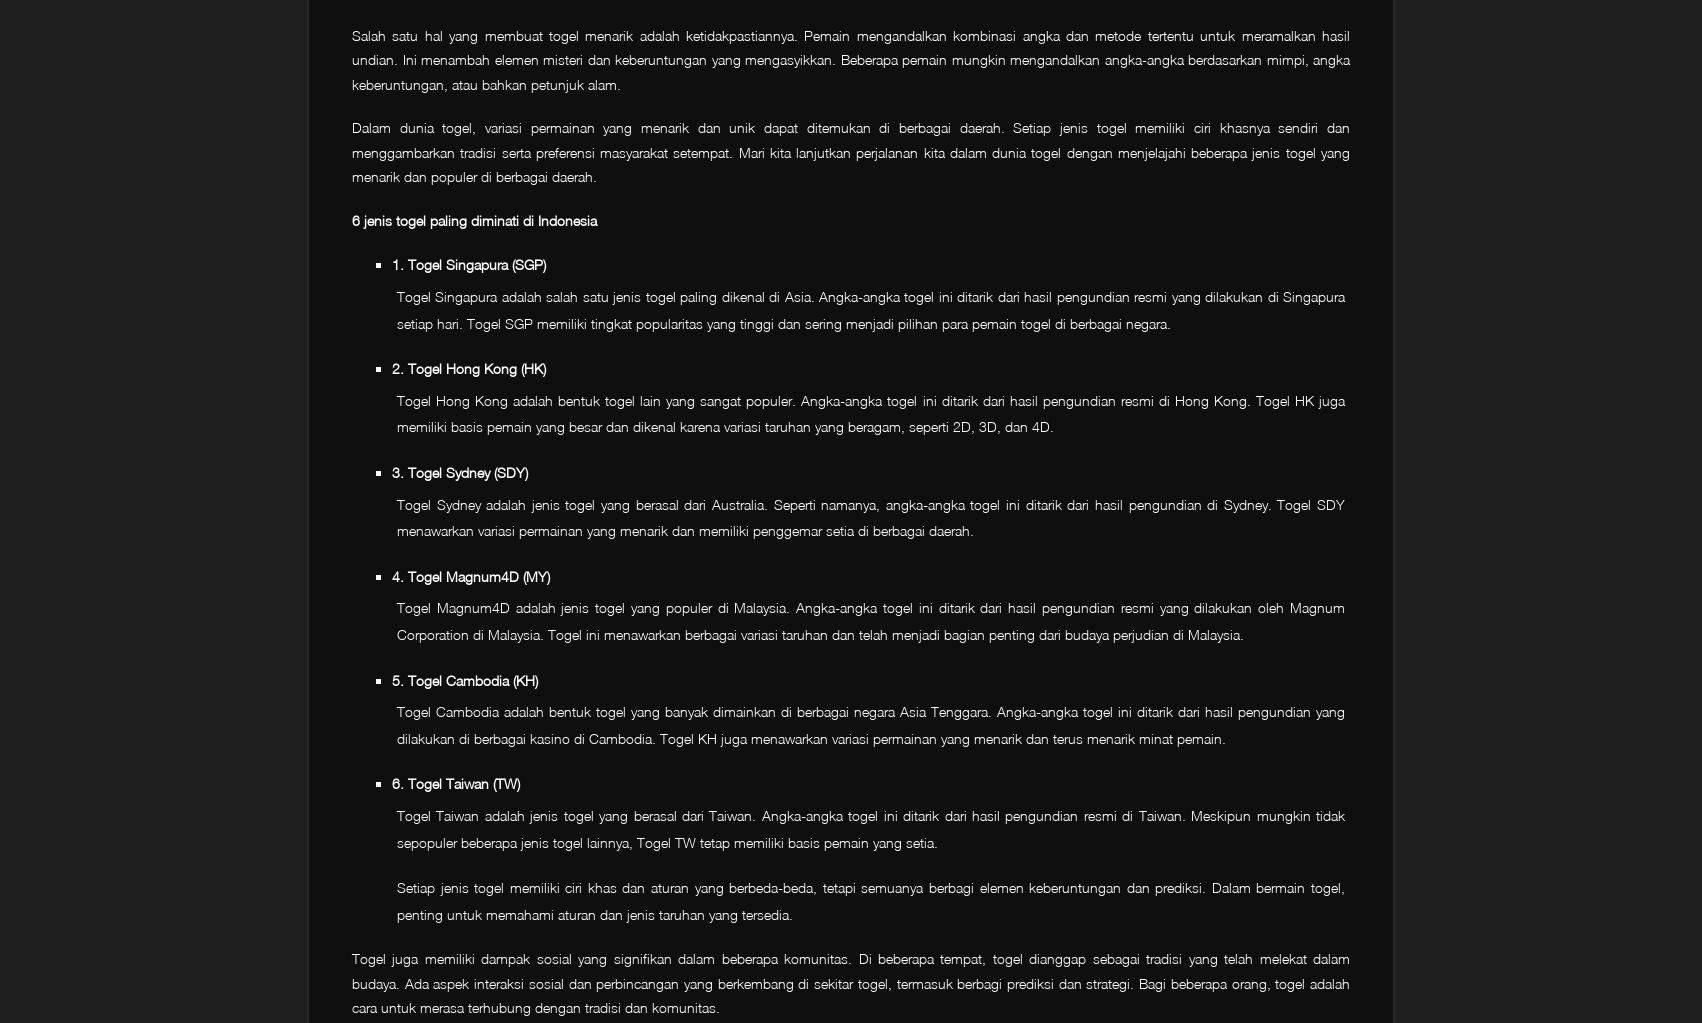  I want to click on '1. Togel Singapura (SGP)', so click(468, 264).